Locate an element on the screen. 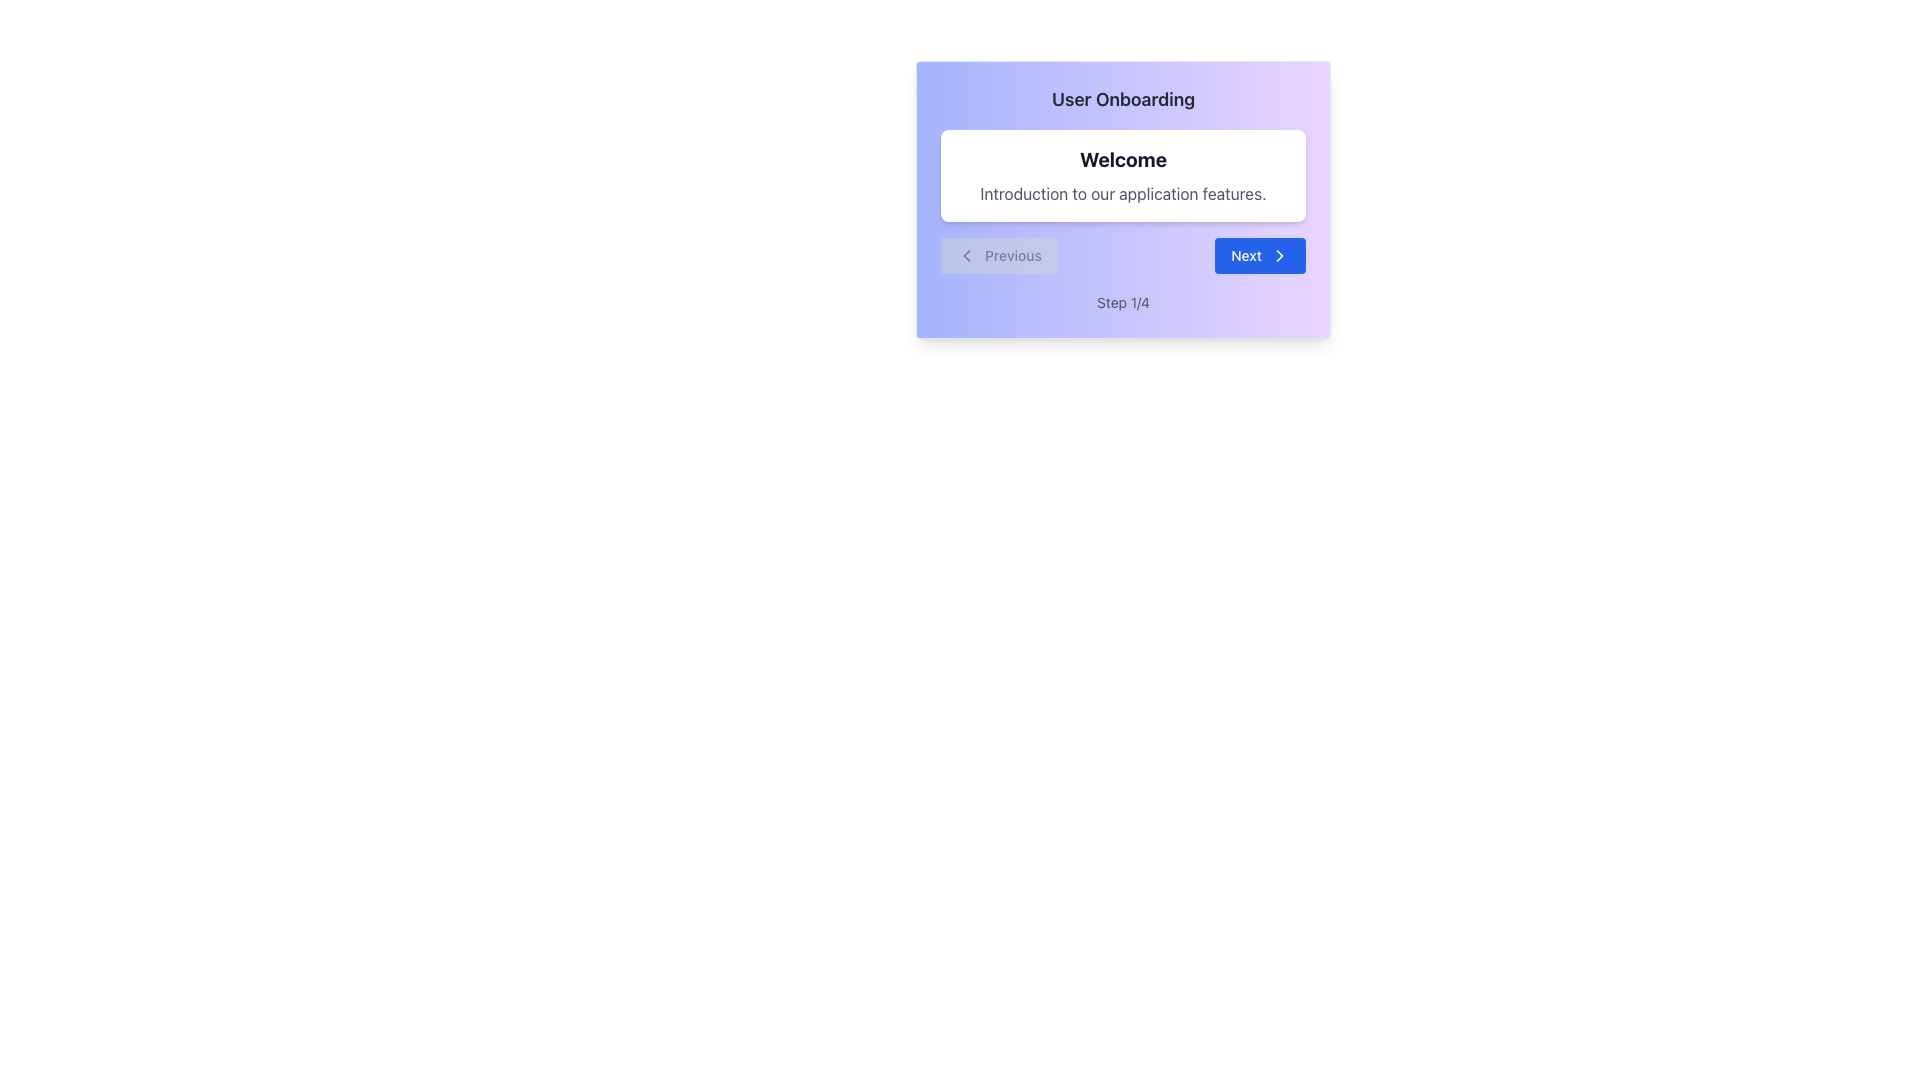 The width and height of the screenshot is (1920, 1080). text content of the progress indicator label showing the current step in the User Onboarding panel, located below the navigation controls 'Previous' and 'Next' is located at coordinates (1123, 301).